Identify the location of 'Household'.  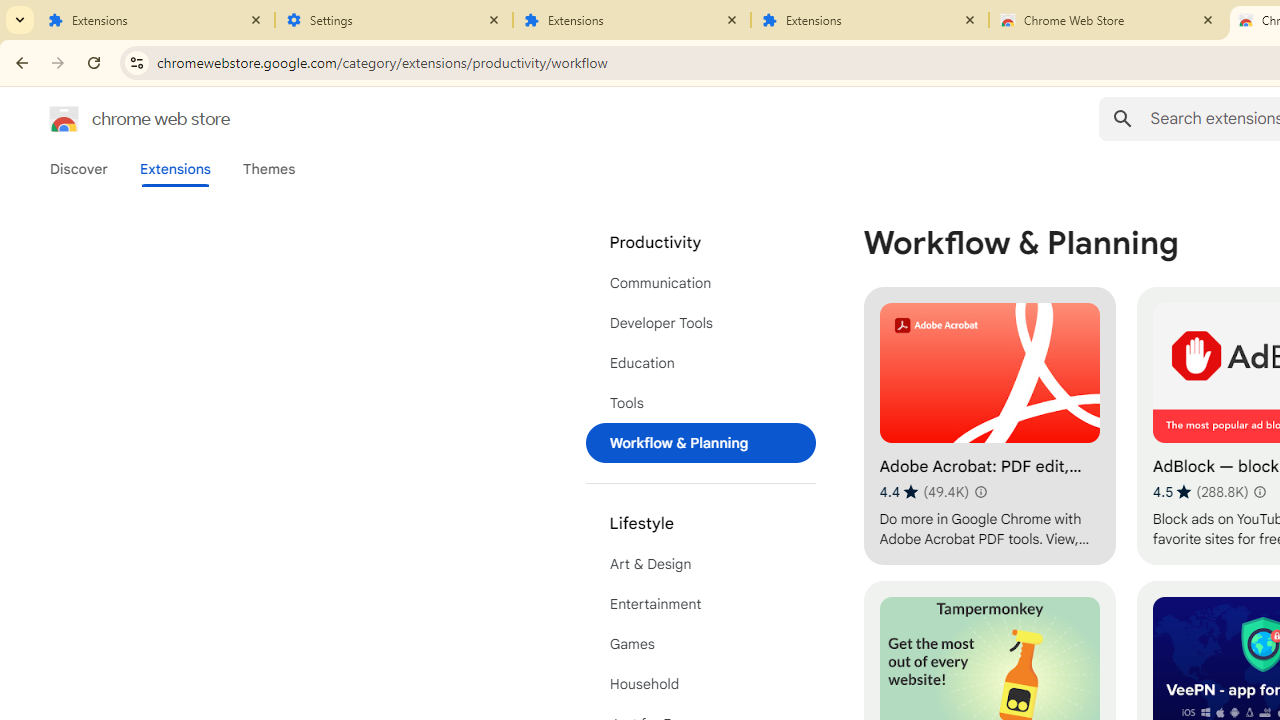
(700, 683).